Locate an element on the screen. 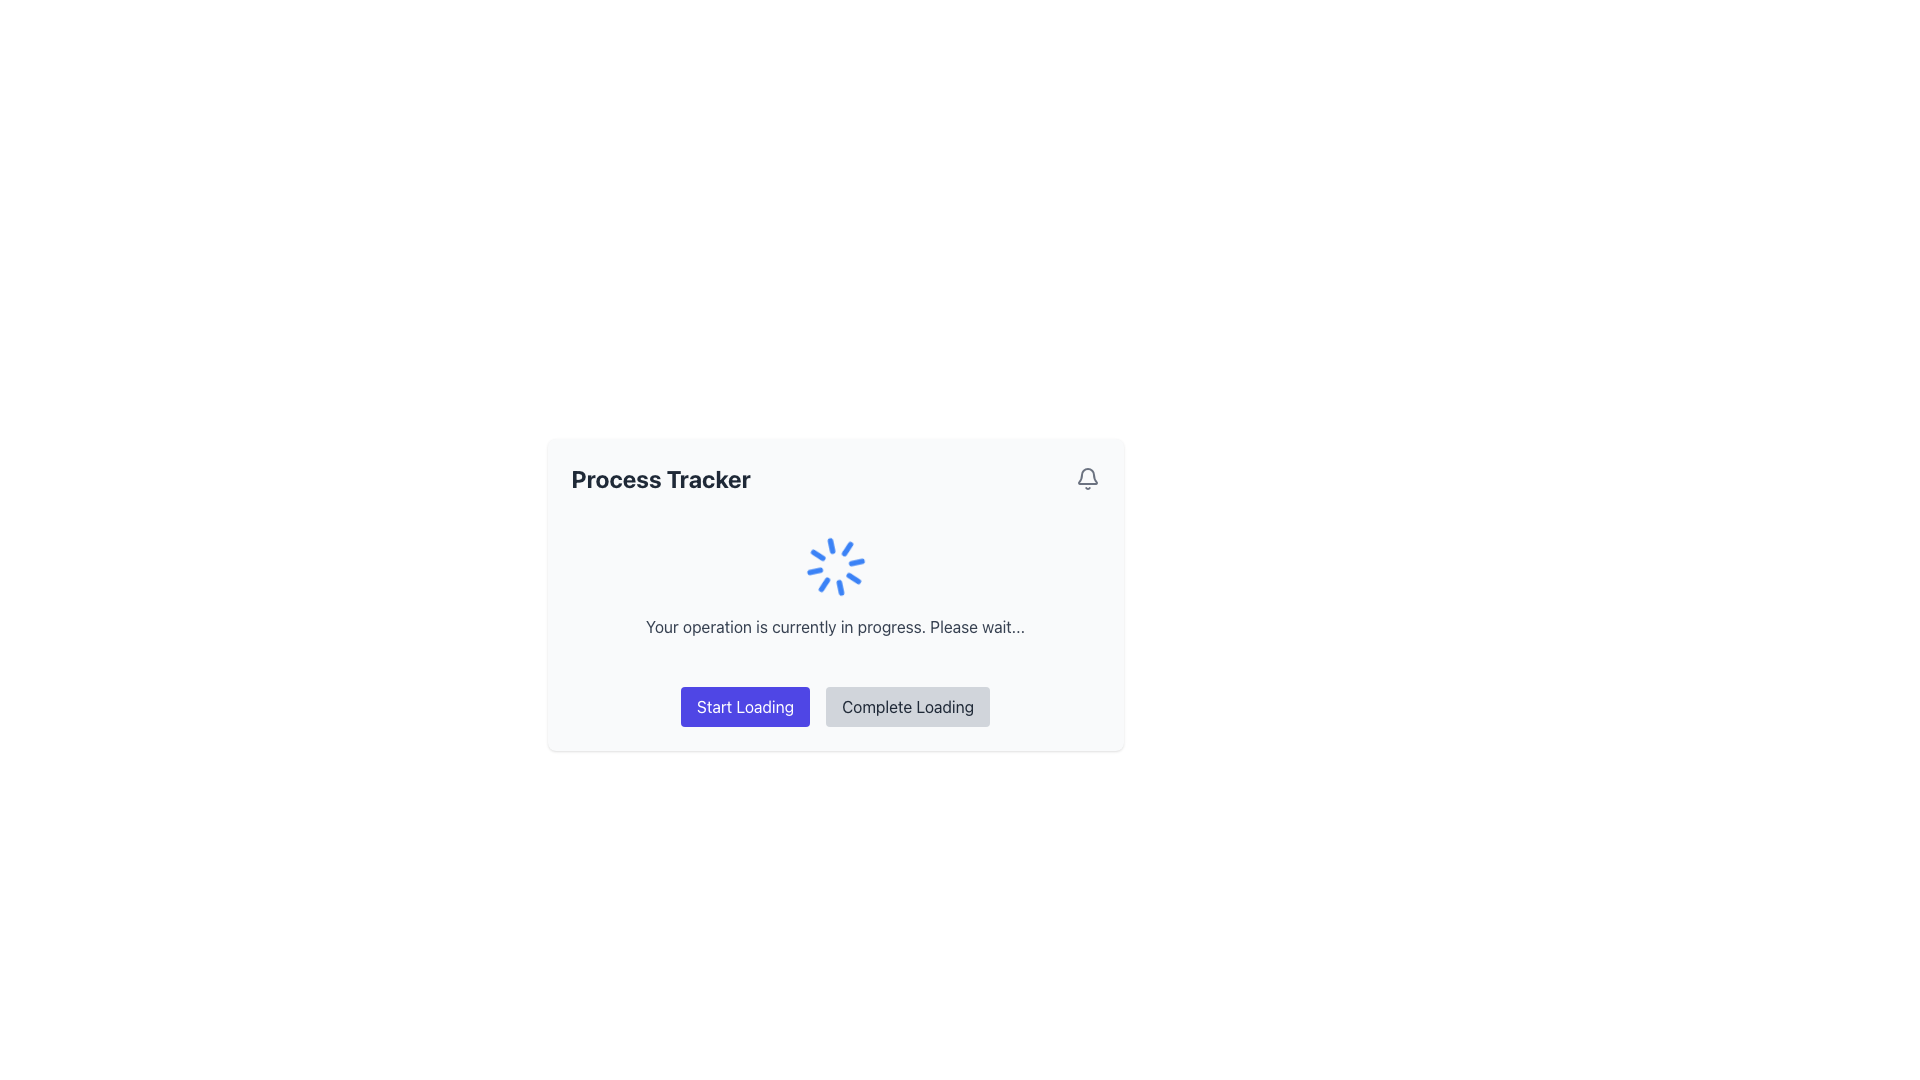 The image size is (1920, 1080). the content of the header element labeled 'Process Tracker' which includes a bold text on the left and a bell-shaped icon on the right is located at coordinates (835, 478).